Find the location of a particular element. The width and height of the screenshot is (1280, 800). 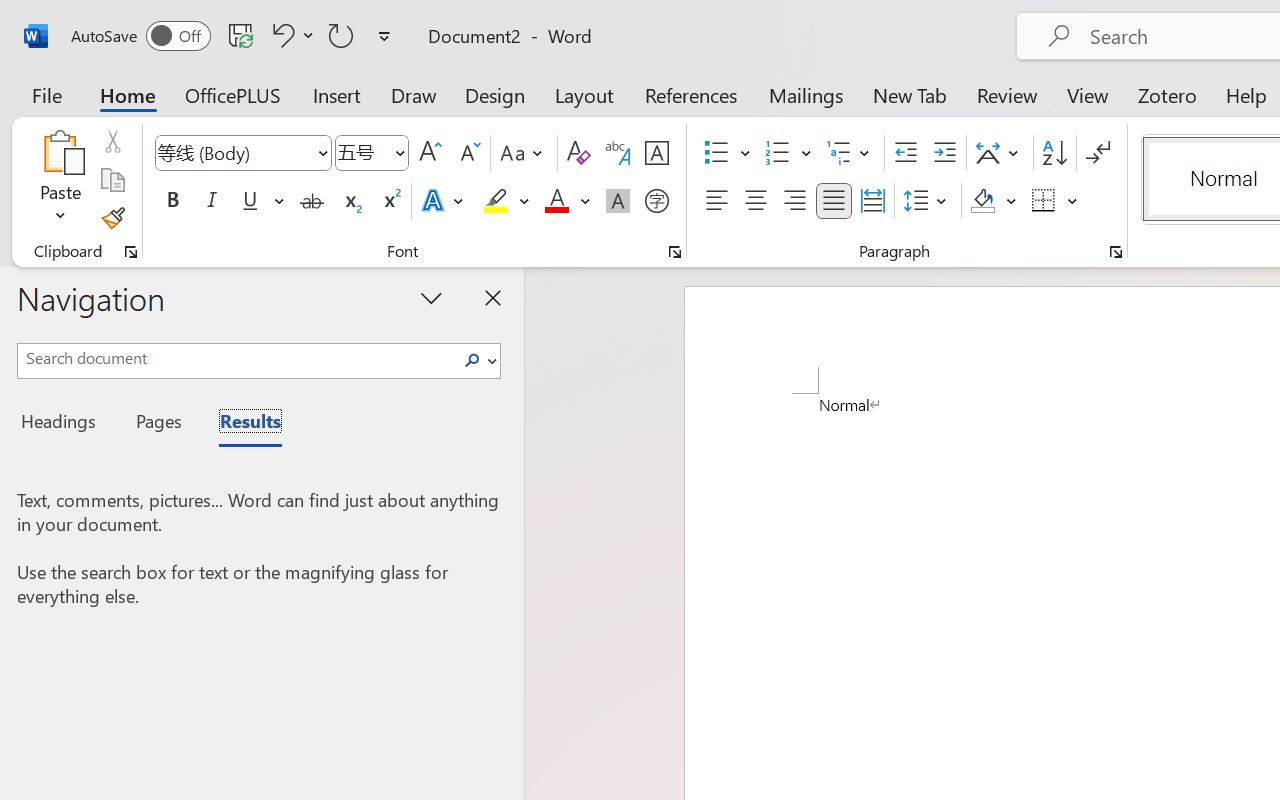

'Mailings' is located at coordinates (806, 94).